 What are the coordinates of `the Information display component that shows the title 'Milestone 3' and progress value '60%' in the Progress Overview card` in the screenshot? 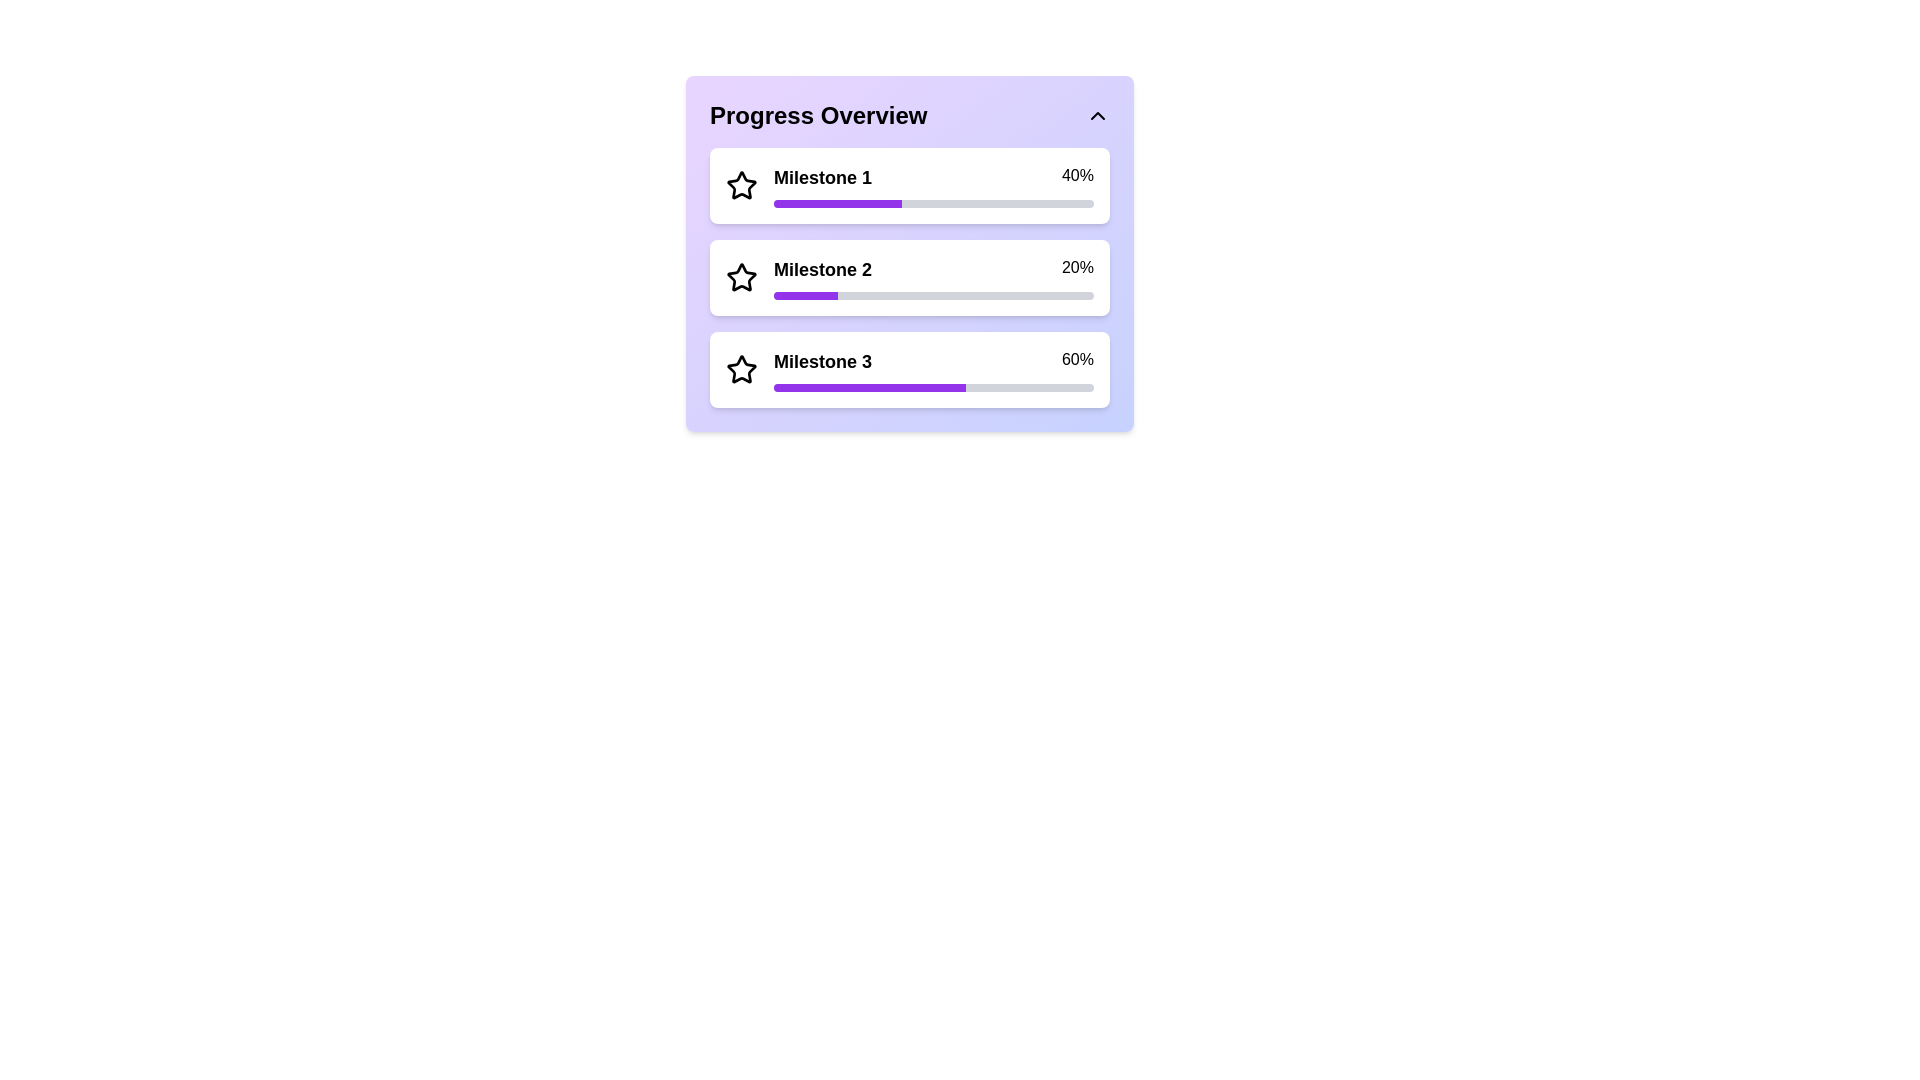 It's located at (933, 362).